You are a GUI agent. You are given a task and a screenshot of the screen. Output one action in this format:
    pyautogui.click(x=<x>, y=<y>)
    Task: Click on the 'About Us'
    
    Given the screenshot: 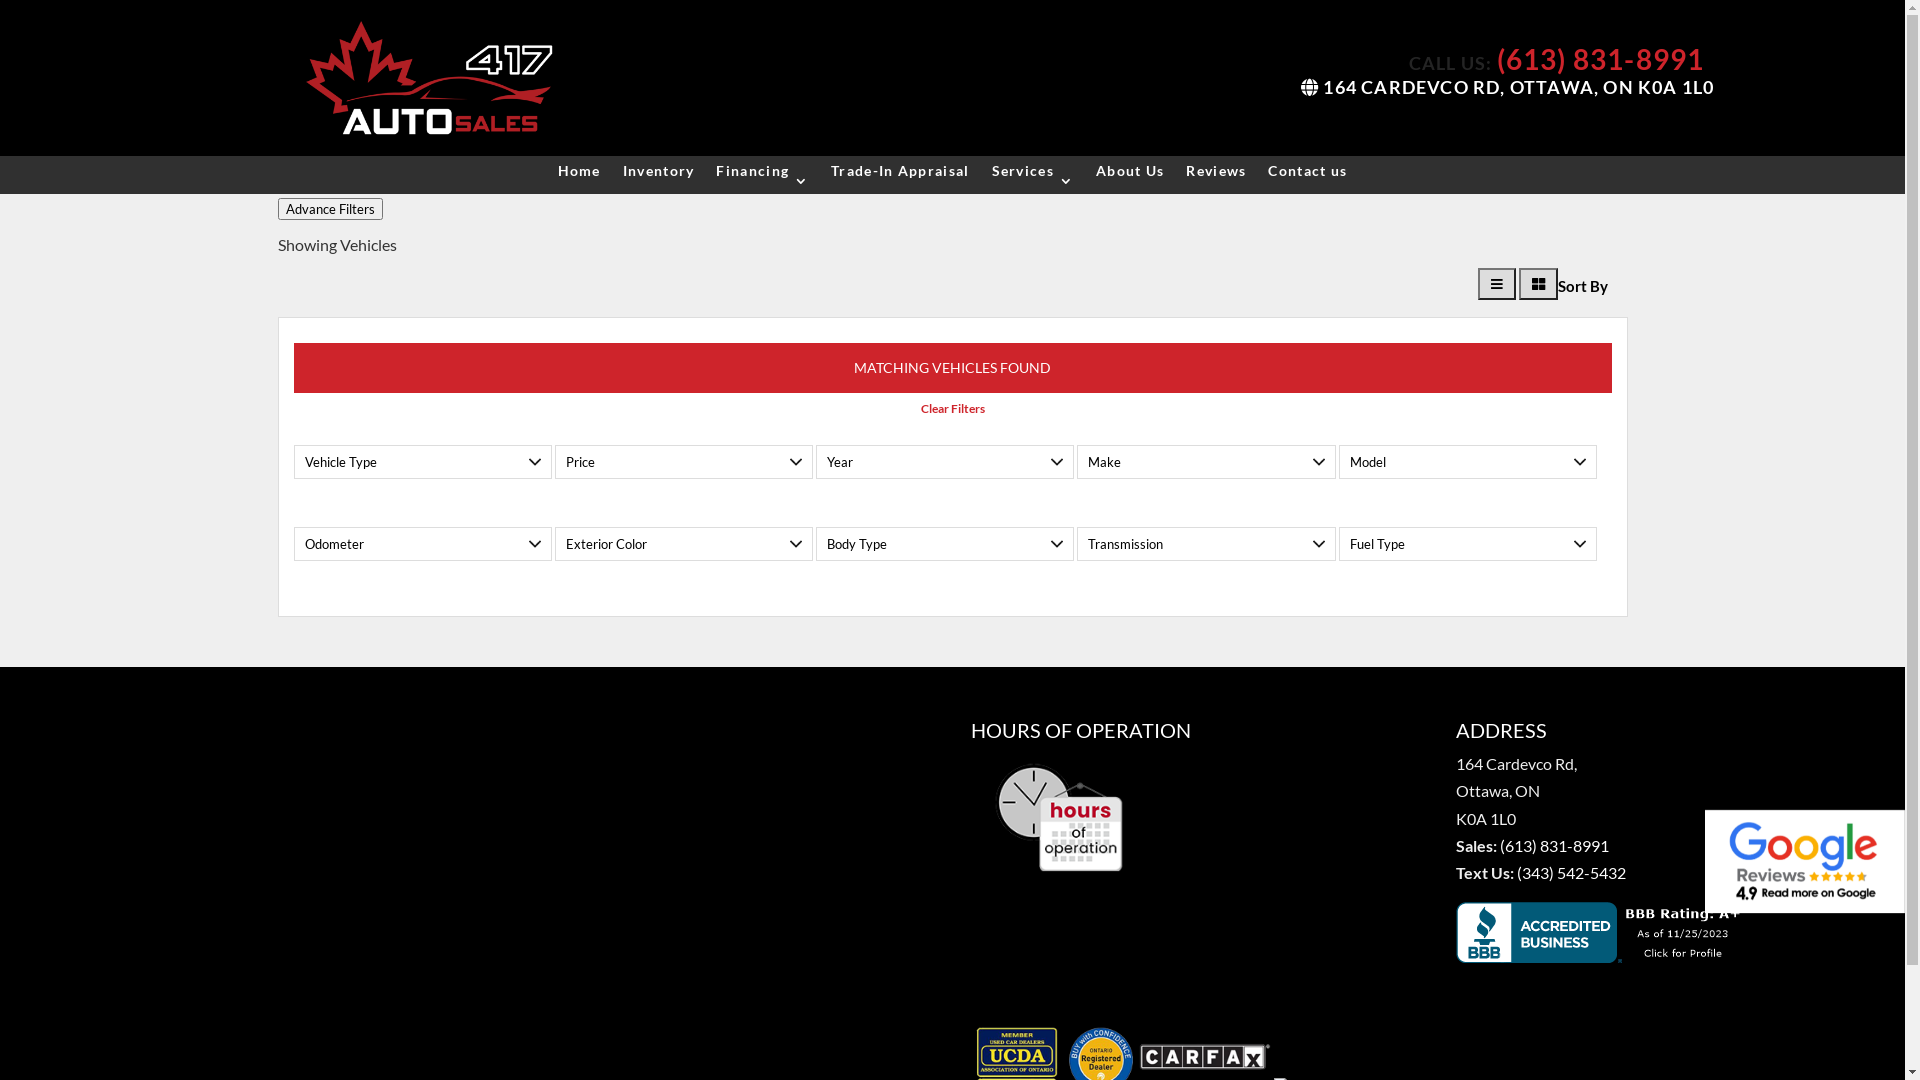 What is the action you would take?
    pyautogui.click(x=1094, y=173)
    